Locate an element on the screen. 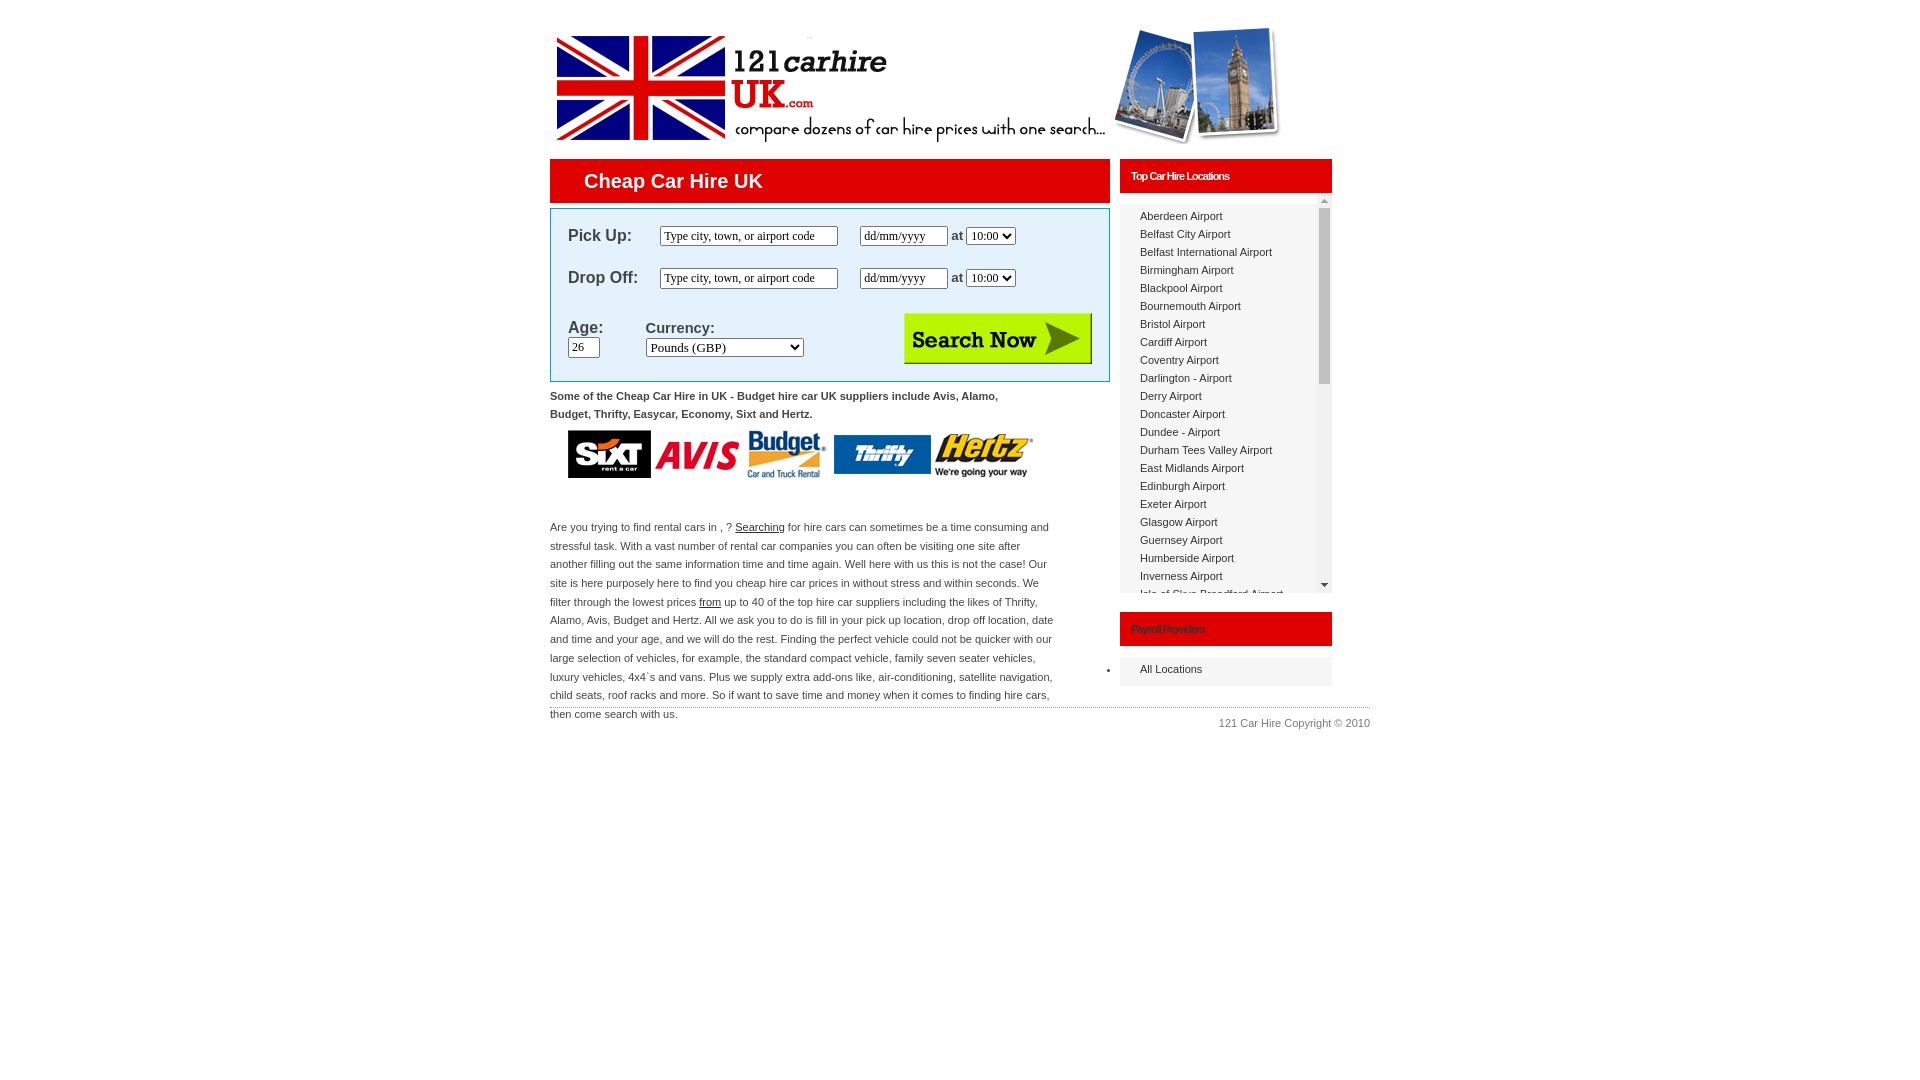  'John Lennon Airport' is located at coordinates (1189, 628).